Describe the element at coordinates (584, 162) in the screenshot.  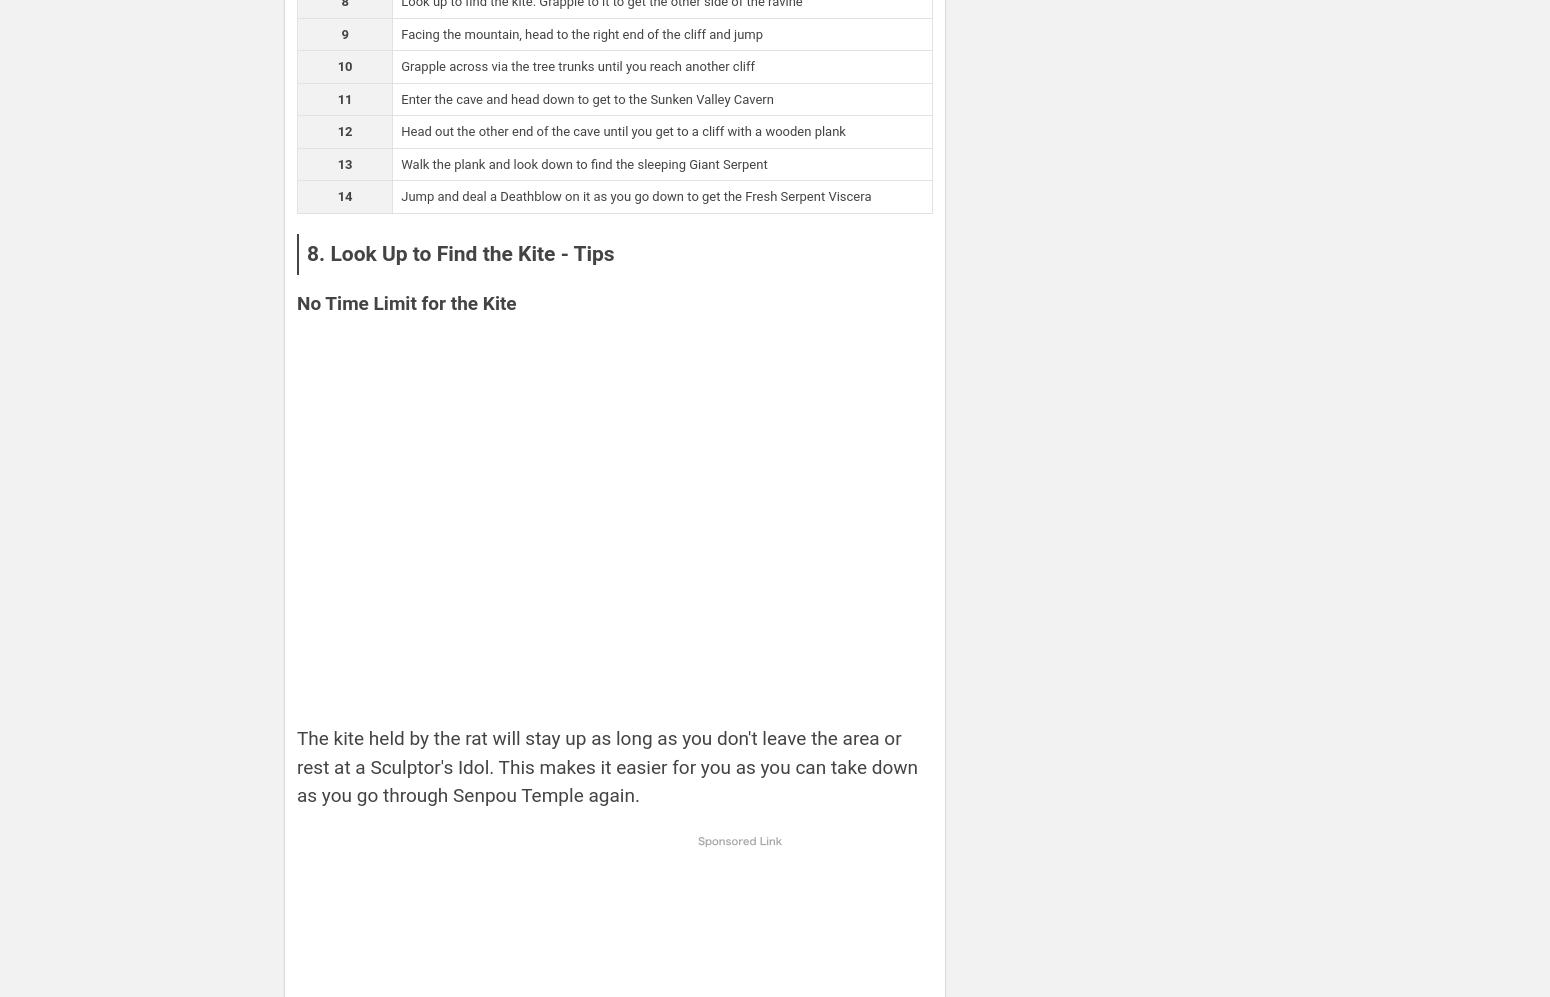
I see `'Walk the plank and look down to find the sleeping Giant Serpent'` at that location.